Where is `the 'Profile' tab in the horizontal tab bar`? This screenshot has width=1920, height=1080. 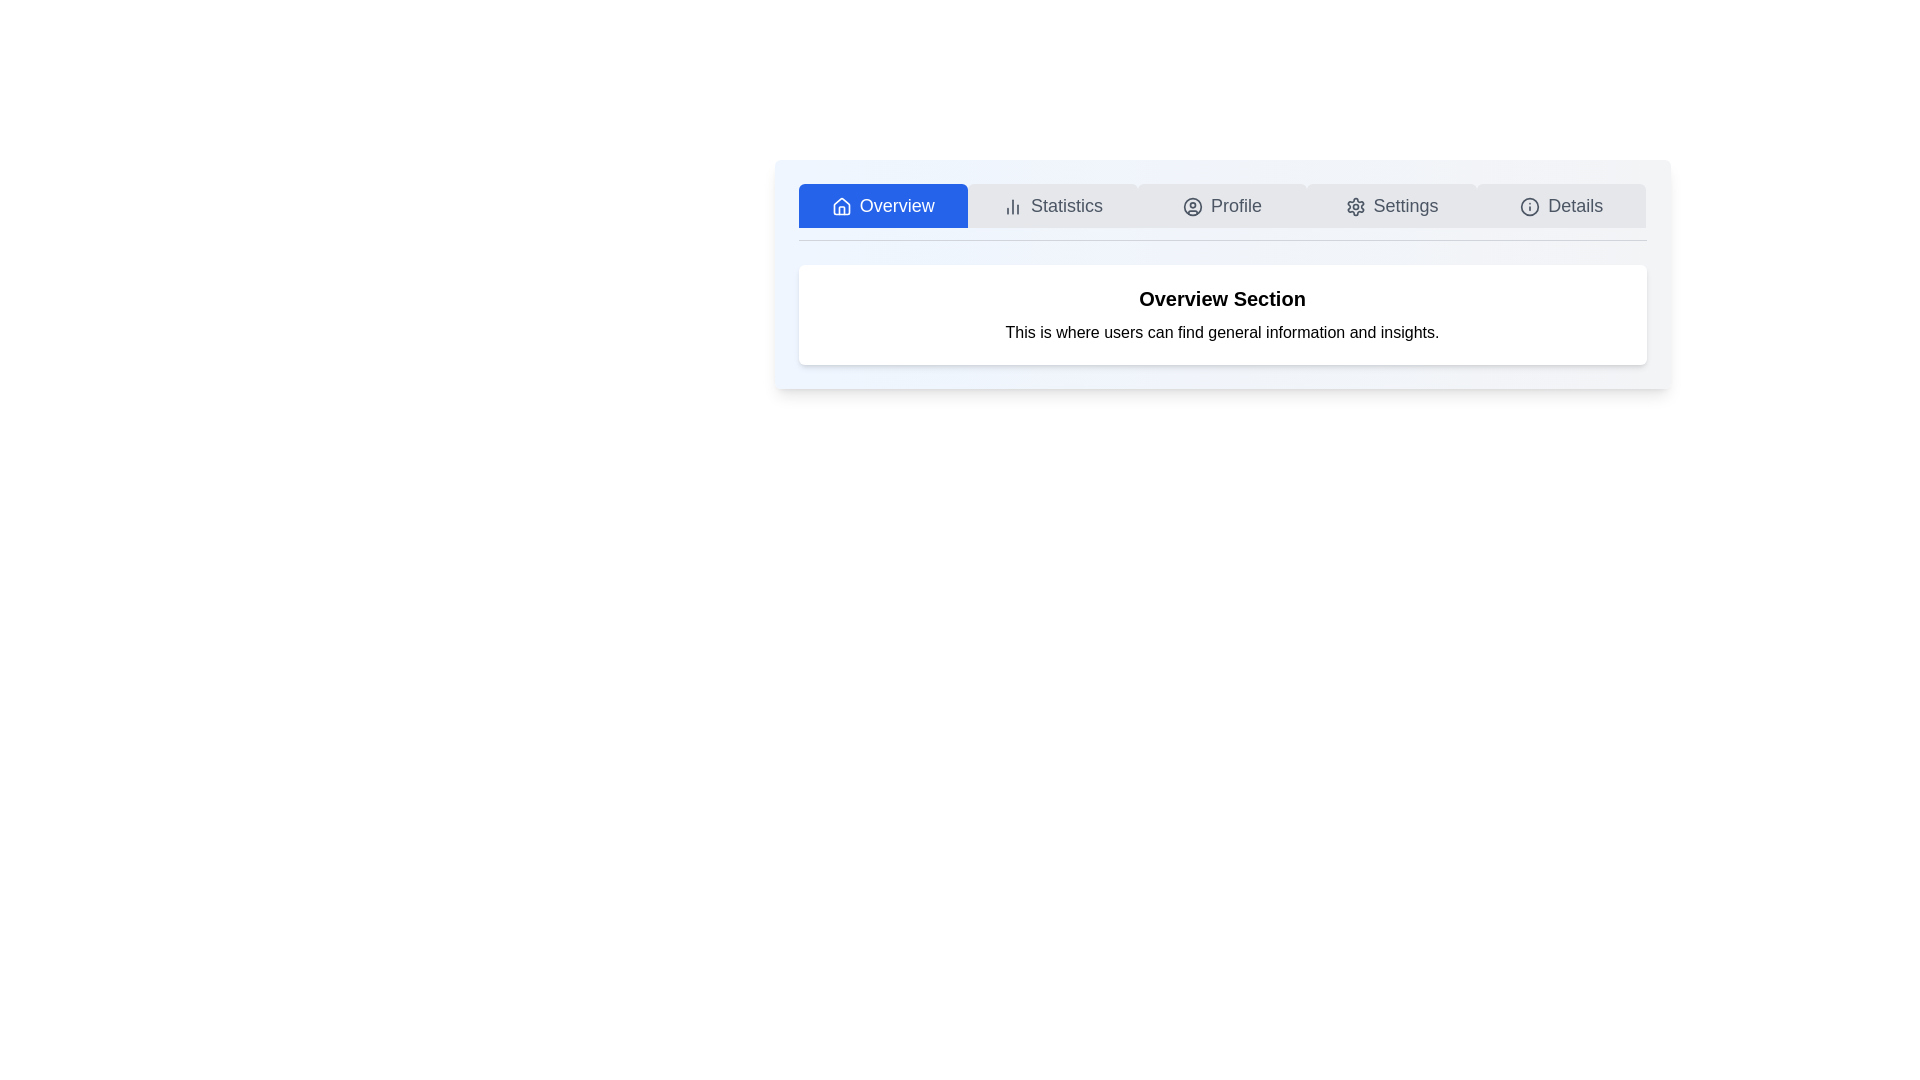 the 'Profile' tab in the horizontal tab bar is located at coordinates (1221, 205).